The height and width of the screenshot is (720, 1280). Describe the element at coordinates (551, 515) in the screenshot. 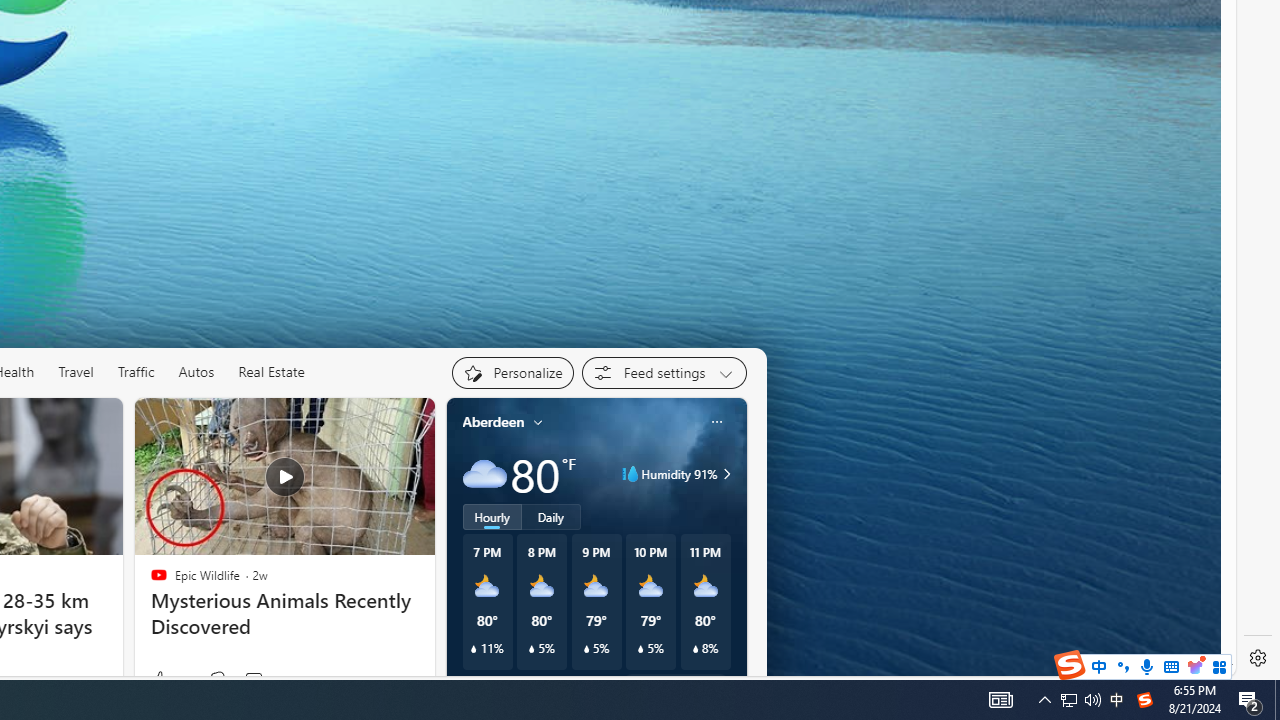

I see `'Daily'` at that location.